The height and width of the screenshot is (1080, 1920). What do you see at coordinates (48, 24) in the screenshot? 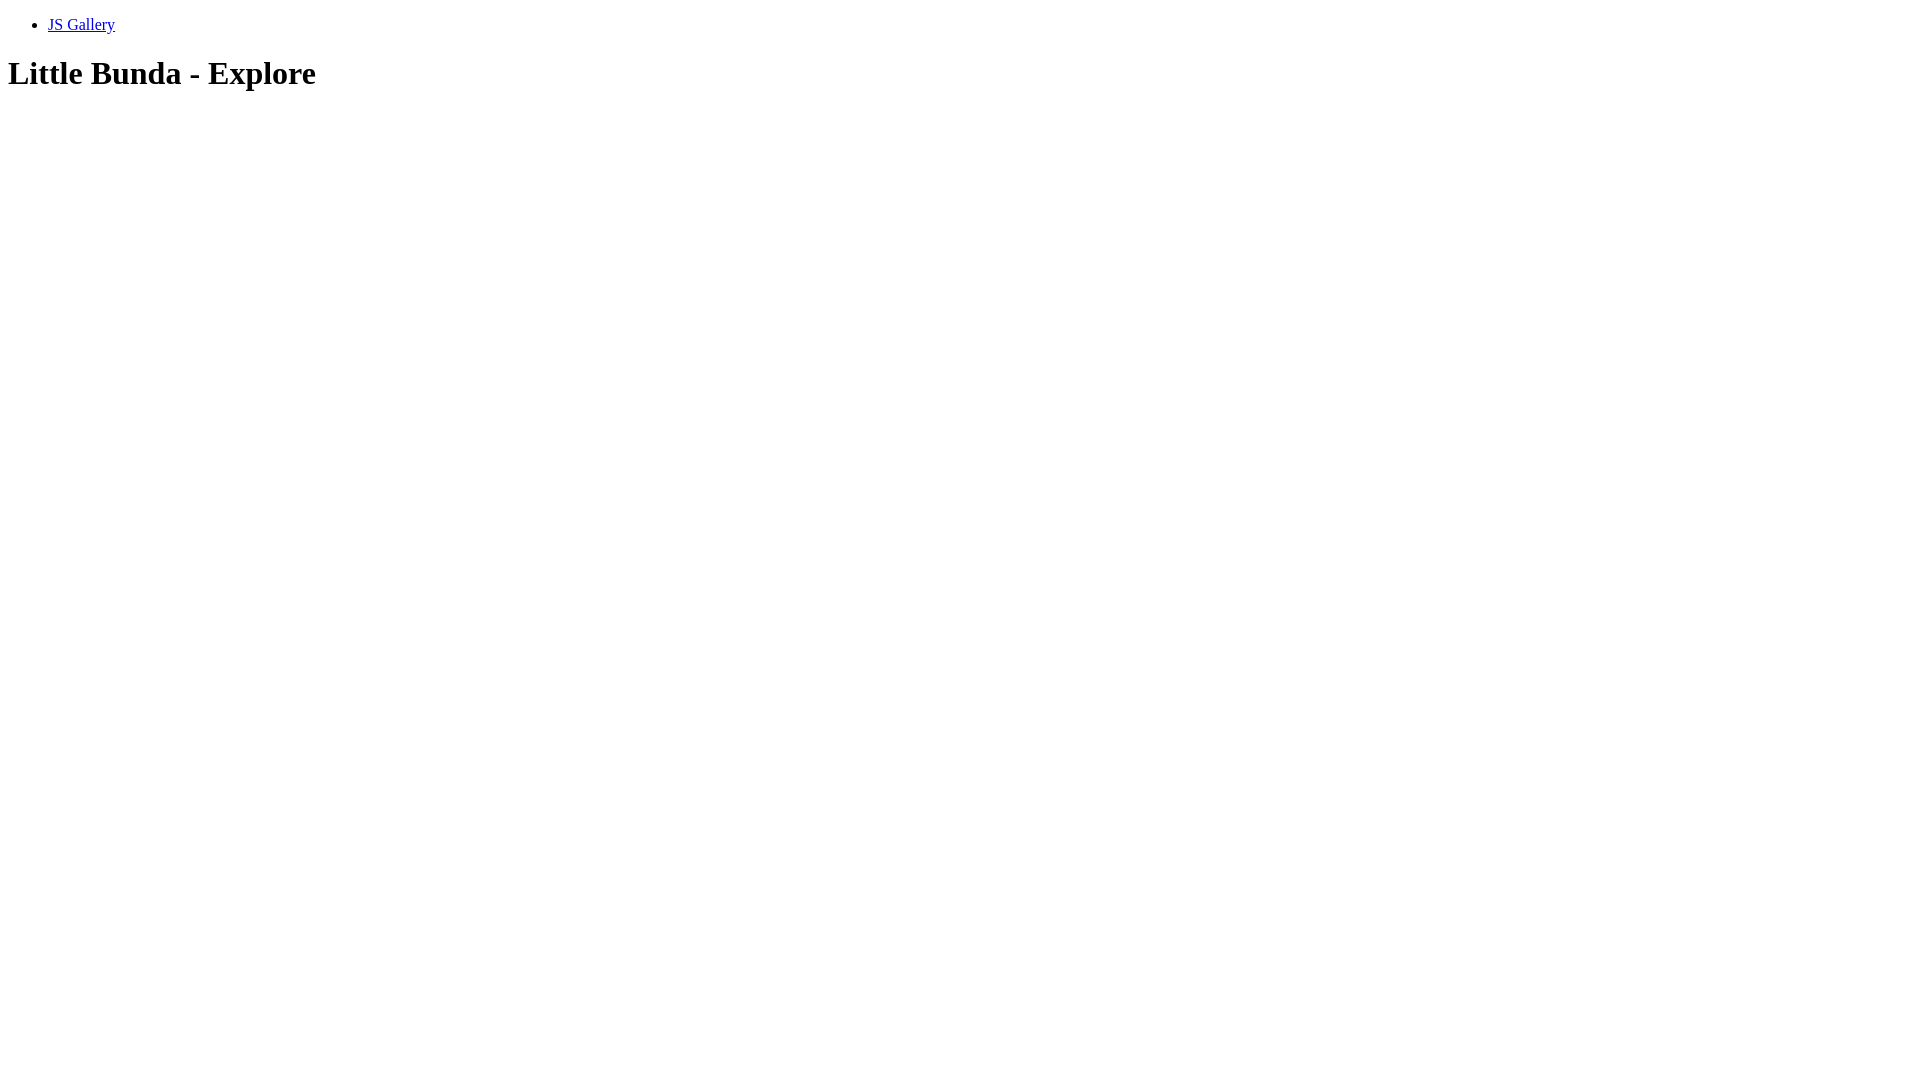
I see `'JS Gallery'` at bounding box center [48, 24].